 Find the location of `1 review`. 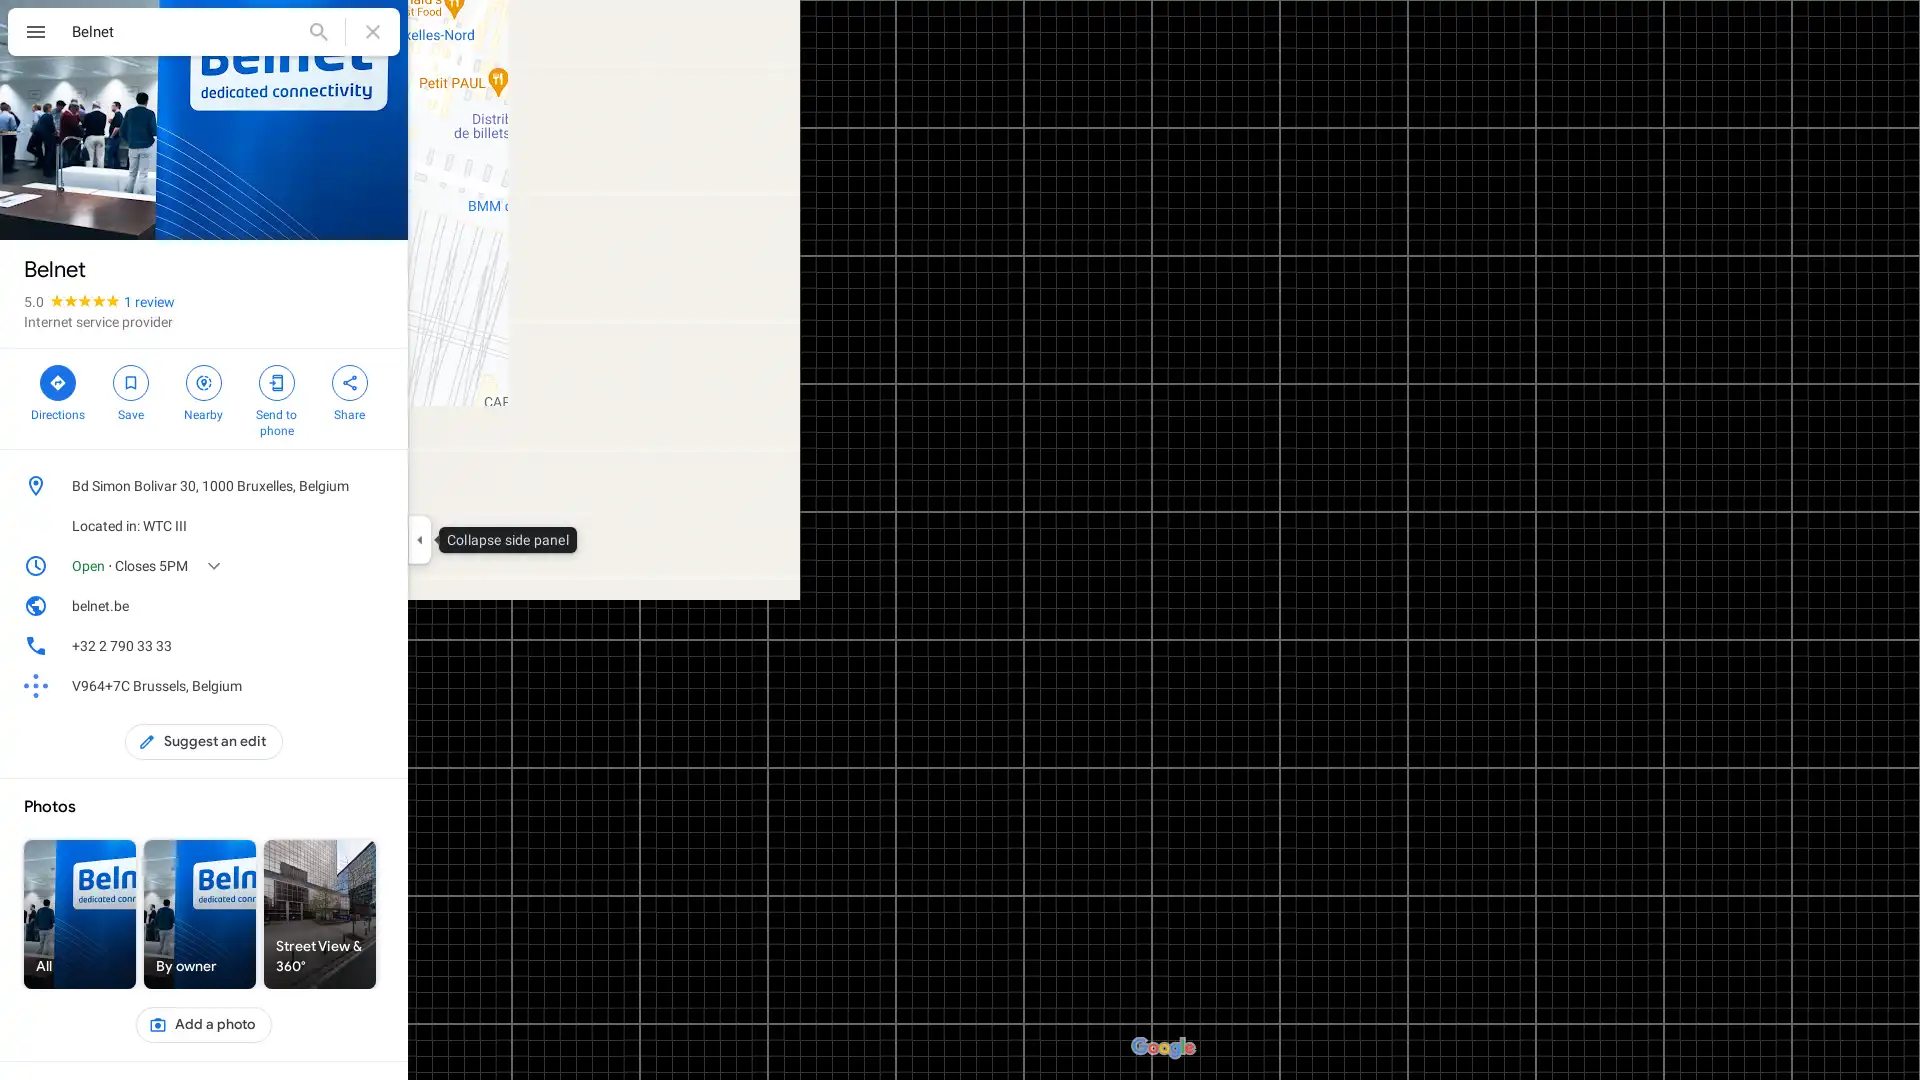

1 review is located at coordinates (148, 301).